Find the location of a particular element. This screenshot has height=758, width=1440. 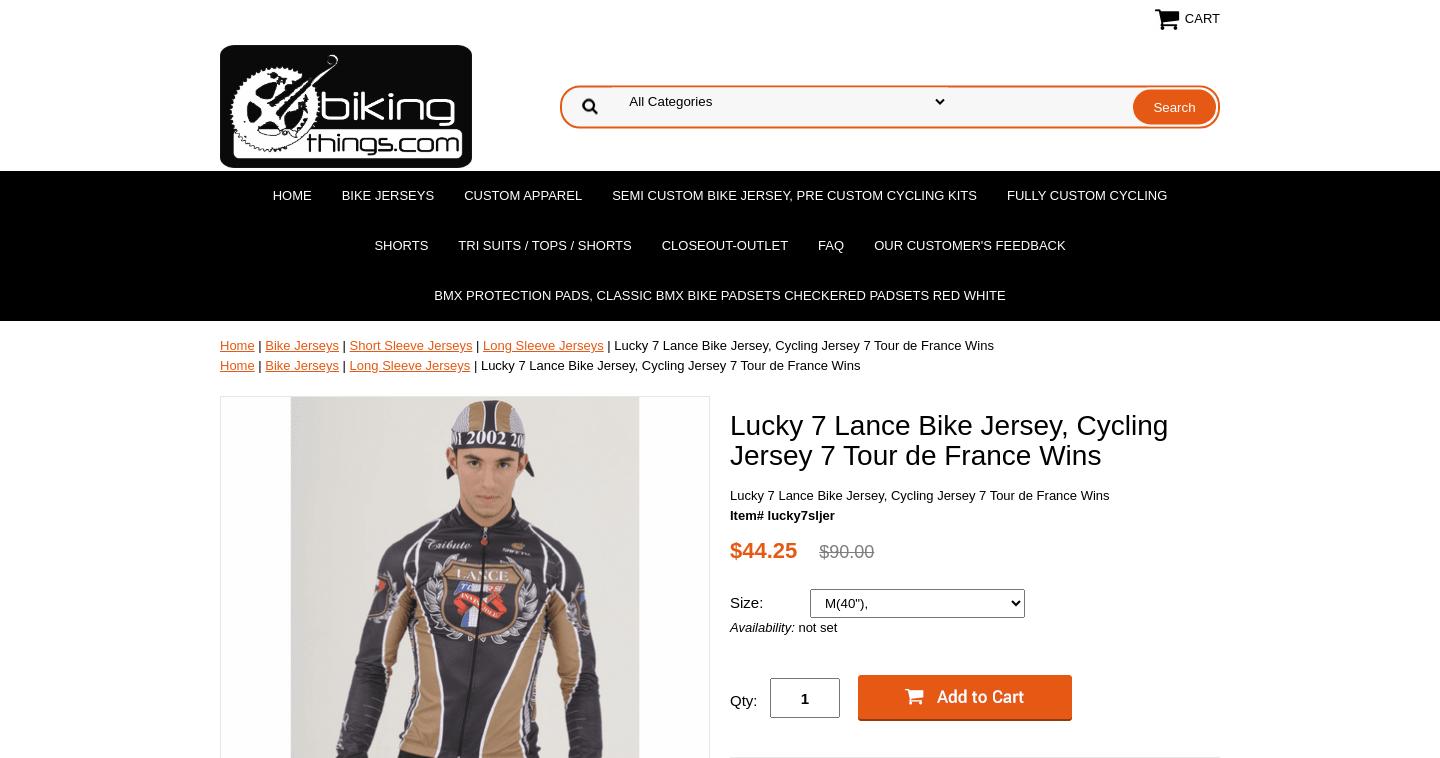

'not set' is located at coordinates (817, 627).